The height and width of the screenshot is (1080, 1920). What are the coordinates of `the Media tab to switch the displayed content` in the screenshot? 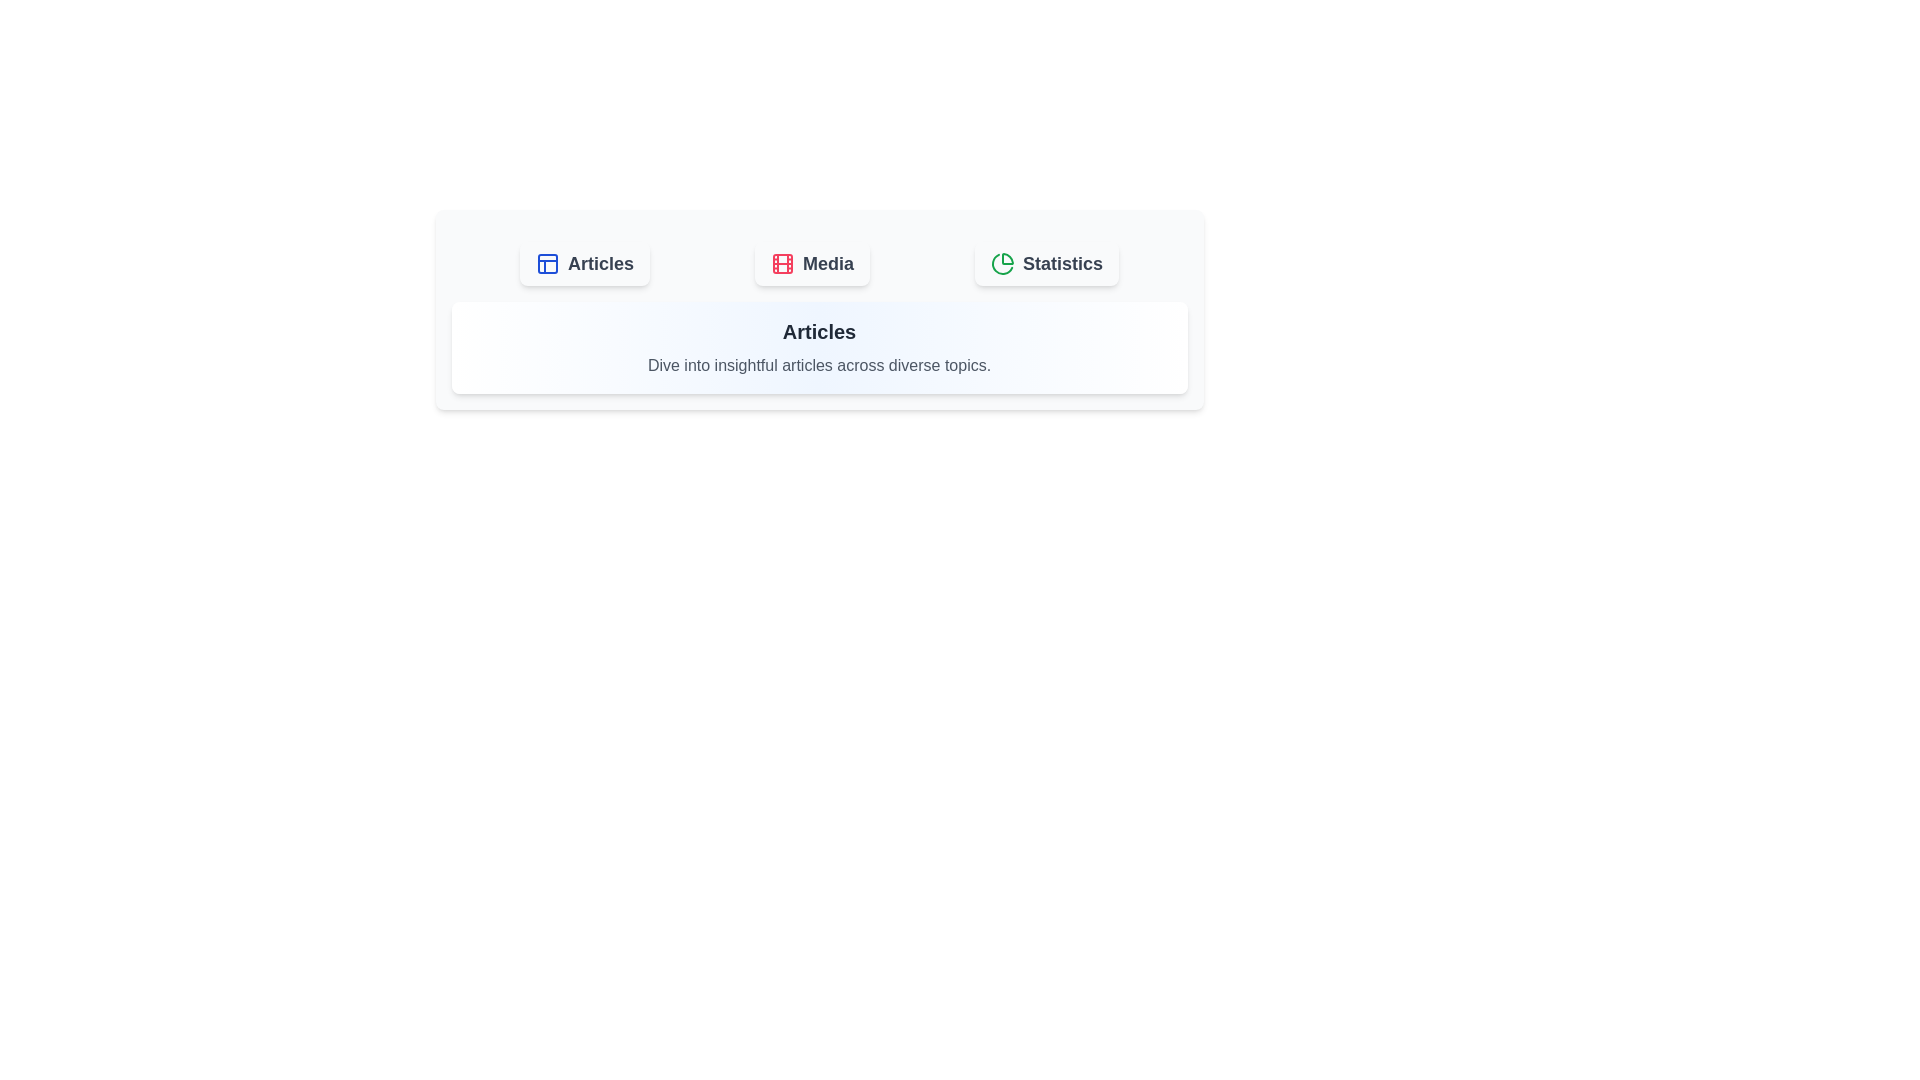 It's located at (812, 262).